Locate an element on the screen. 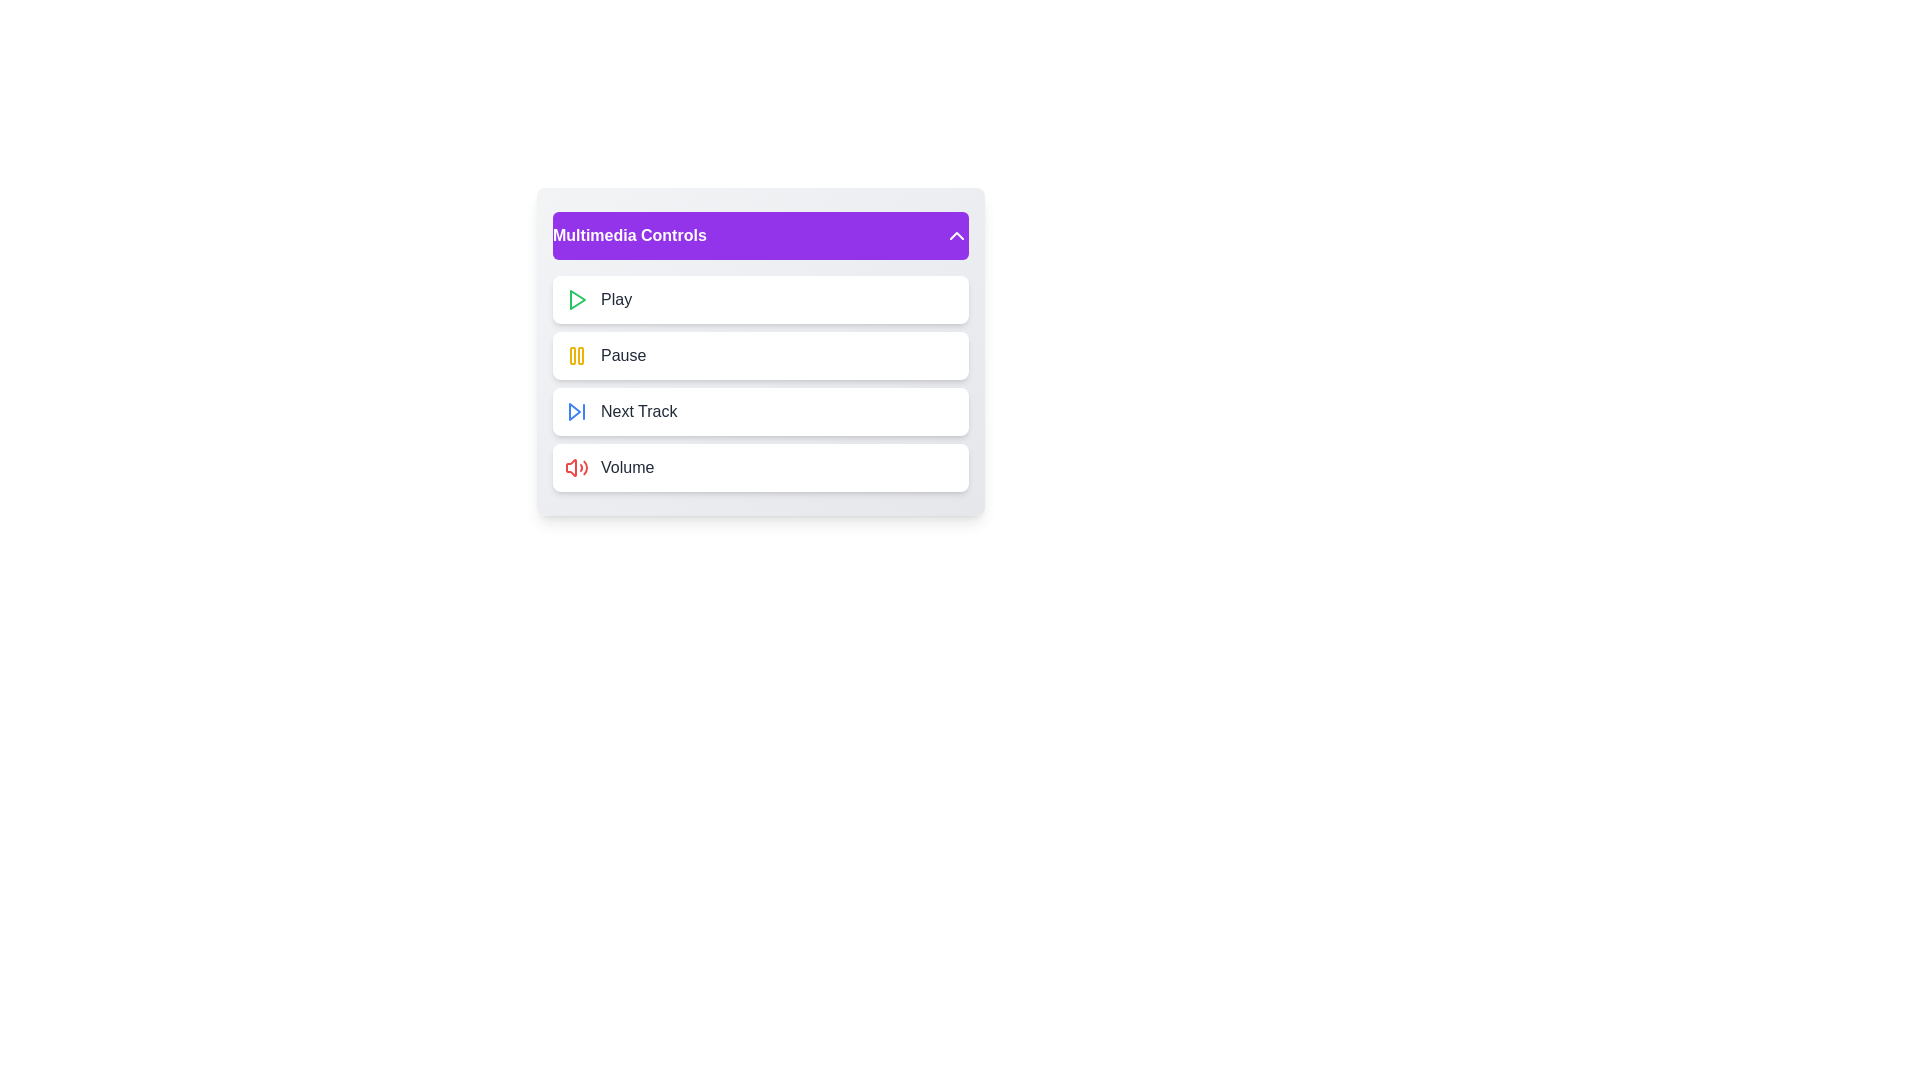  the chevron icon button located at the far right of the 'Multimedia Controls' header section is located at coordinates (955, 234).